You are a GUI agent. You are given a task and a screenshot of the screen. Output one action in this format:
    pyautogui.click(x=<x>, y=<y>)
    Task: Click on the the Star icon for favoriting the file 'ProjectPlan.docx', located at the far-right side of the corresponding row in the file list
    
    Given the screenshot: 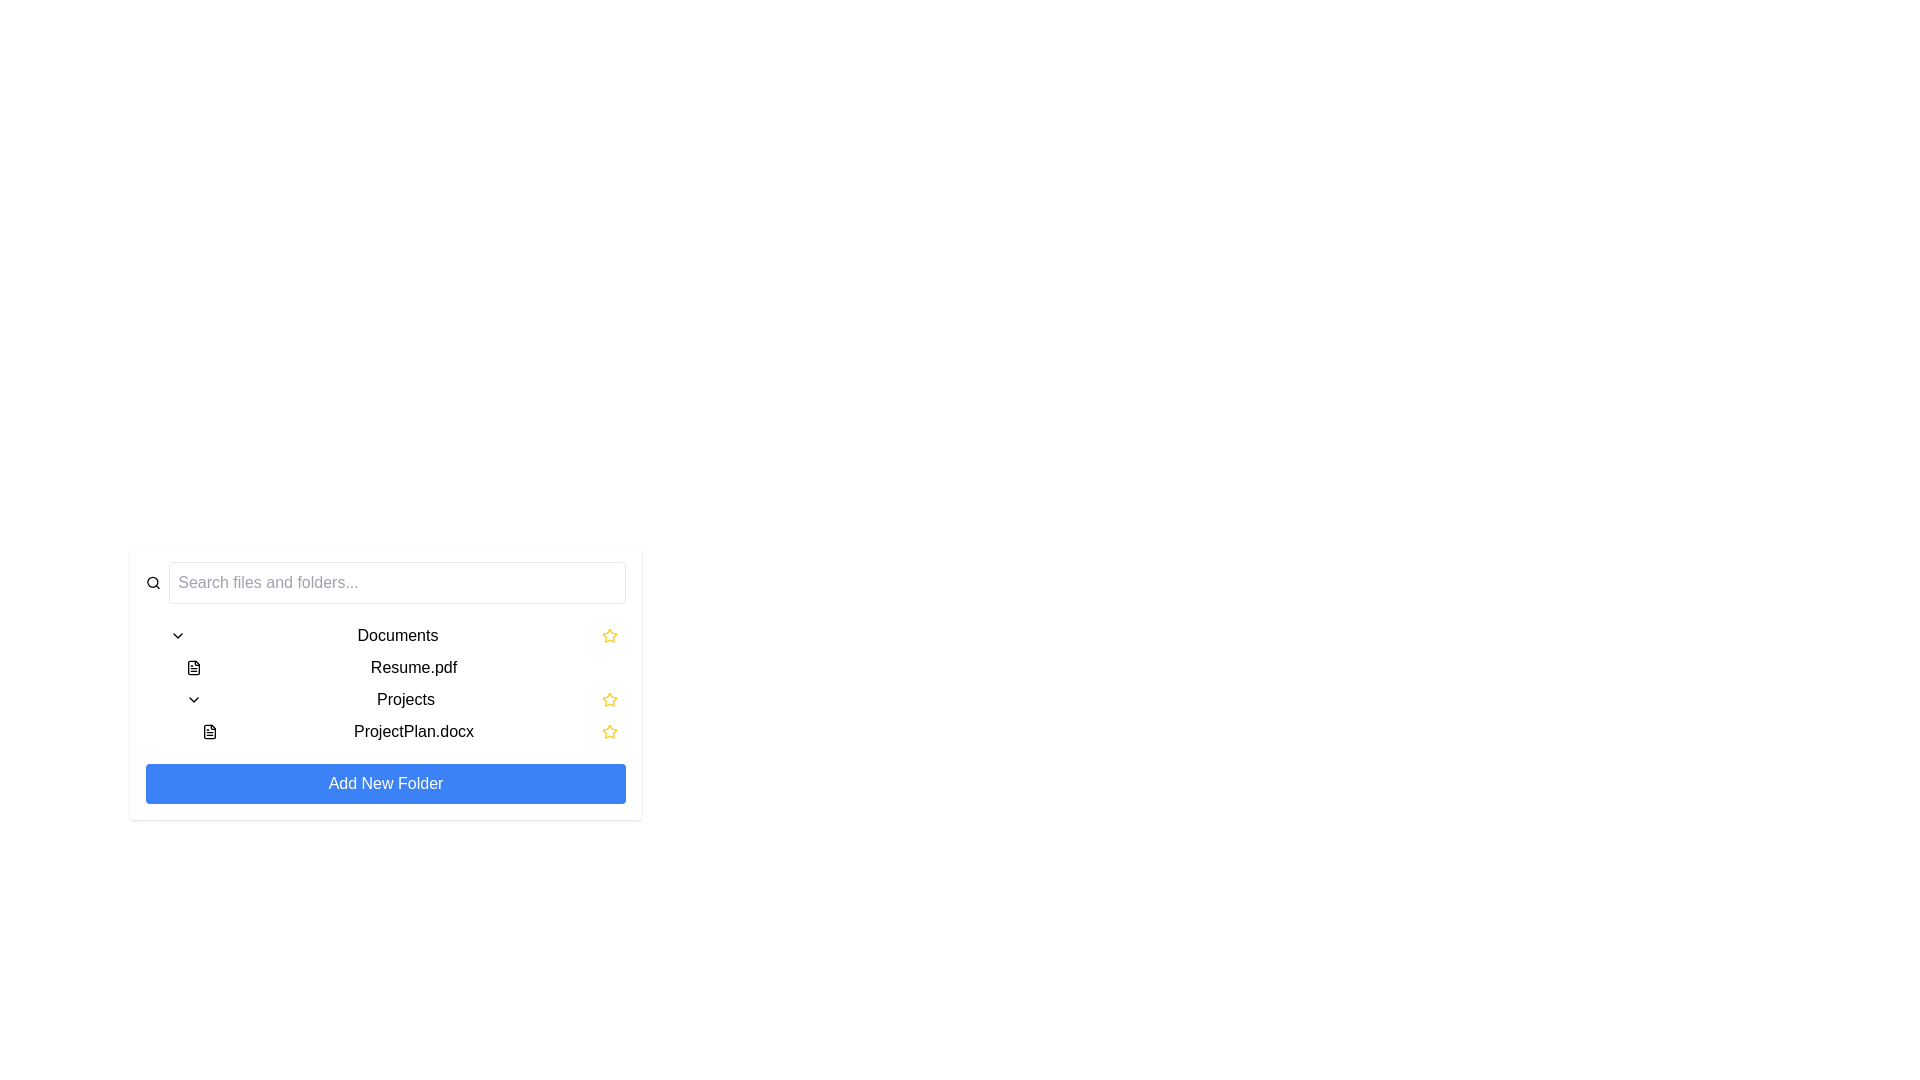 What is the action you would take?
    pyautogui.click(x=608, y=732)
    